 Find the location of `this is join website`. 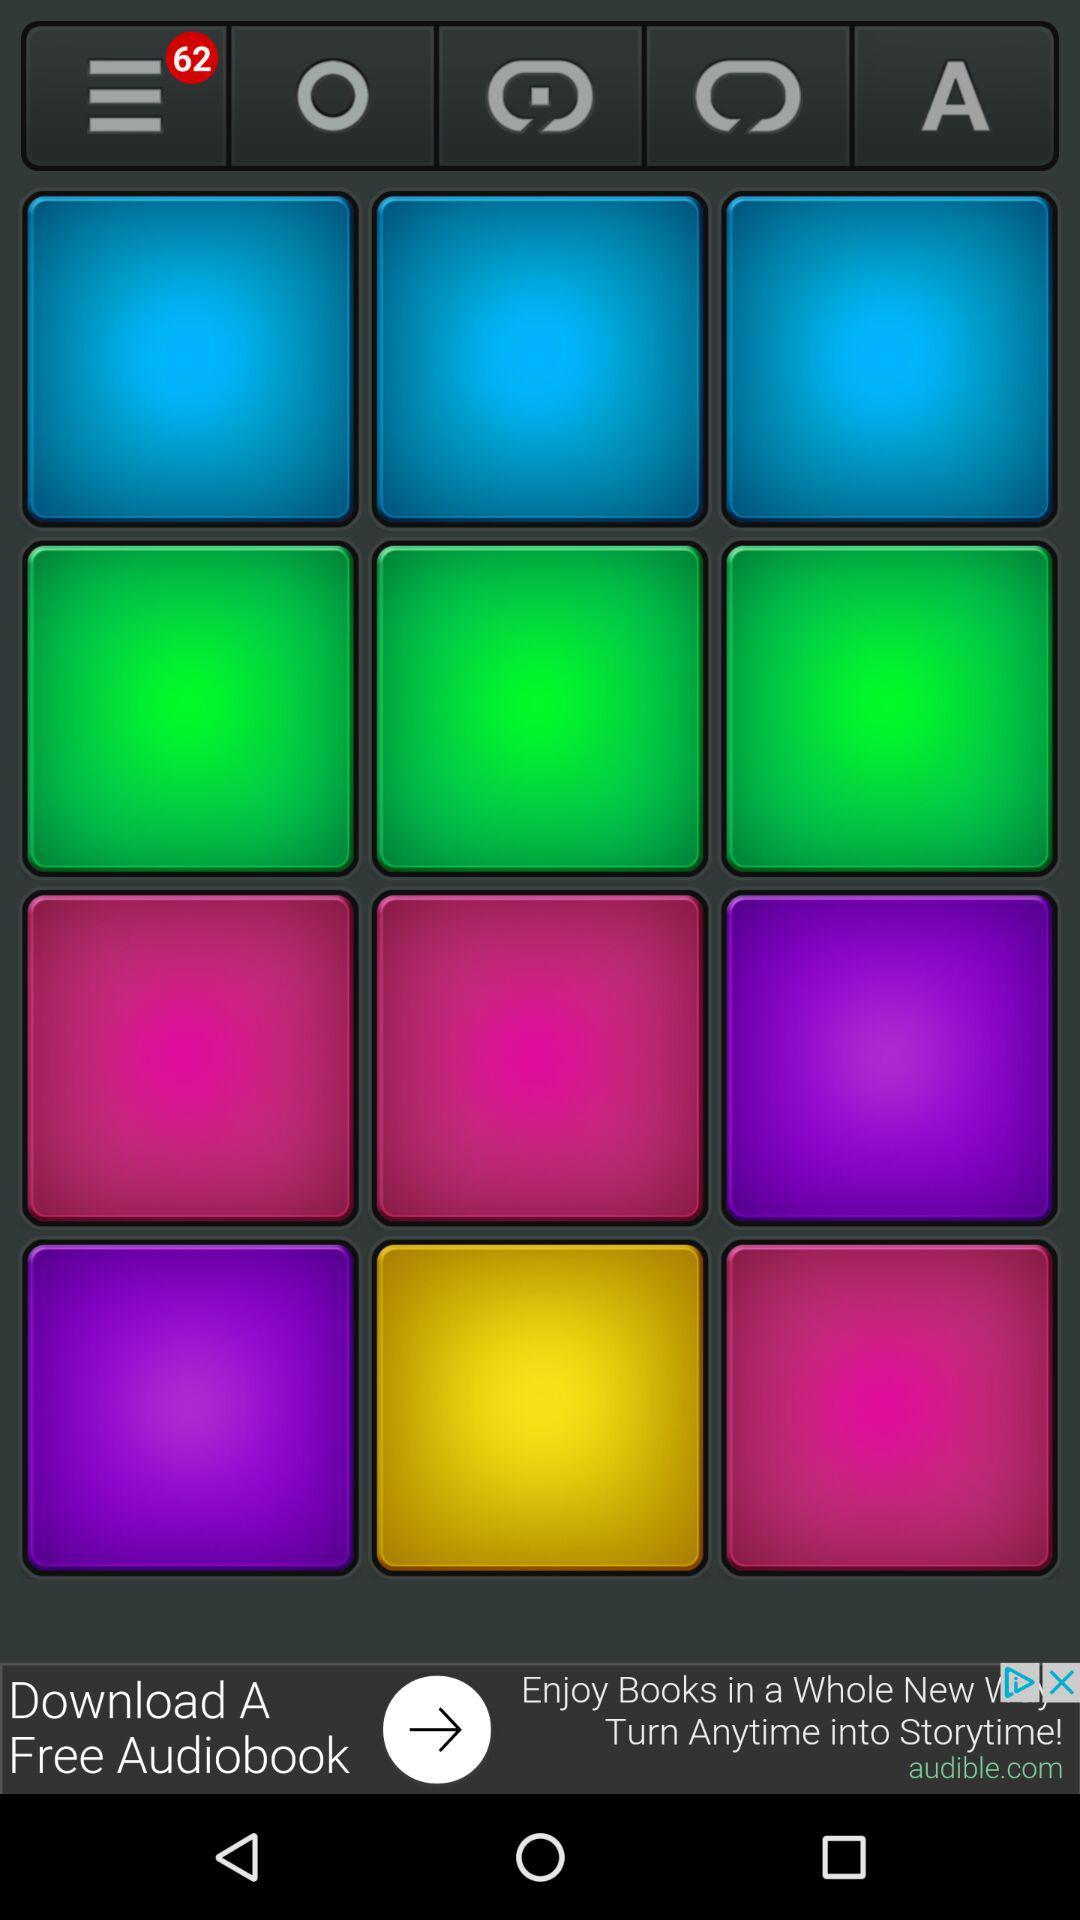

this is join website is located at coordinates (540, 1727).